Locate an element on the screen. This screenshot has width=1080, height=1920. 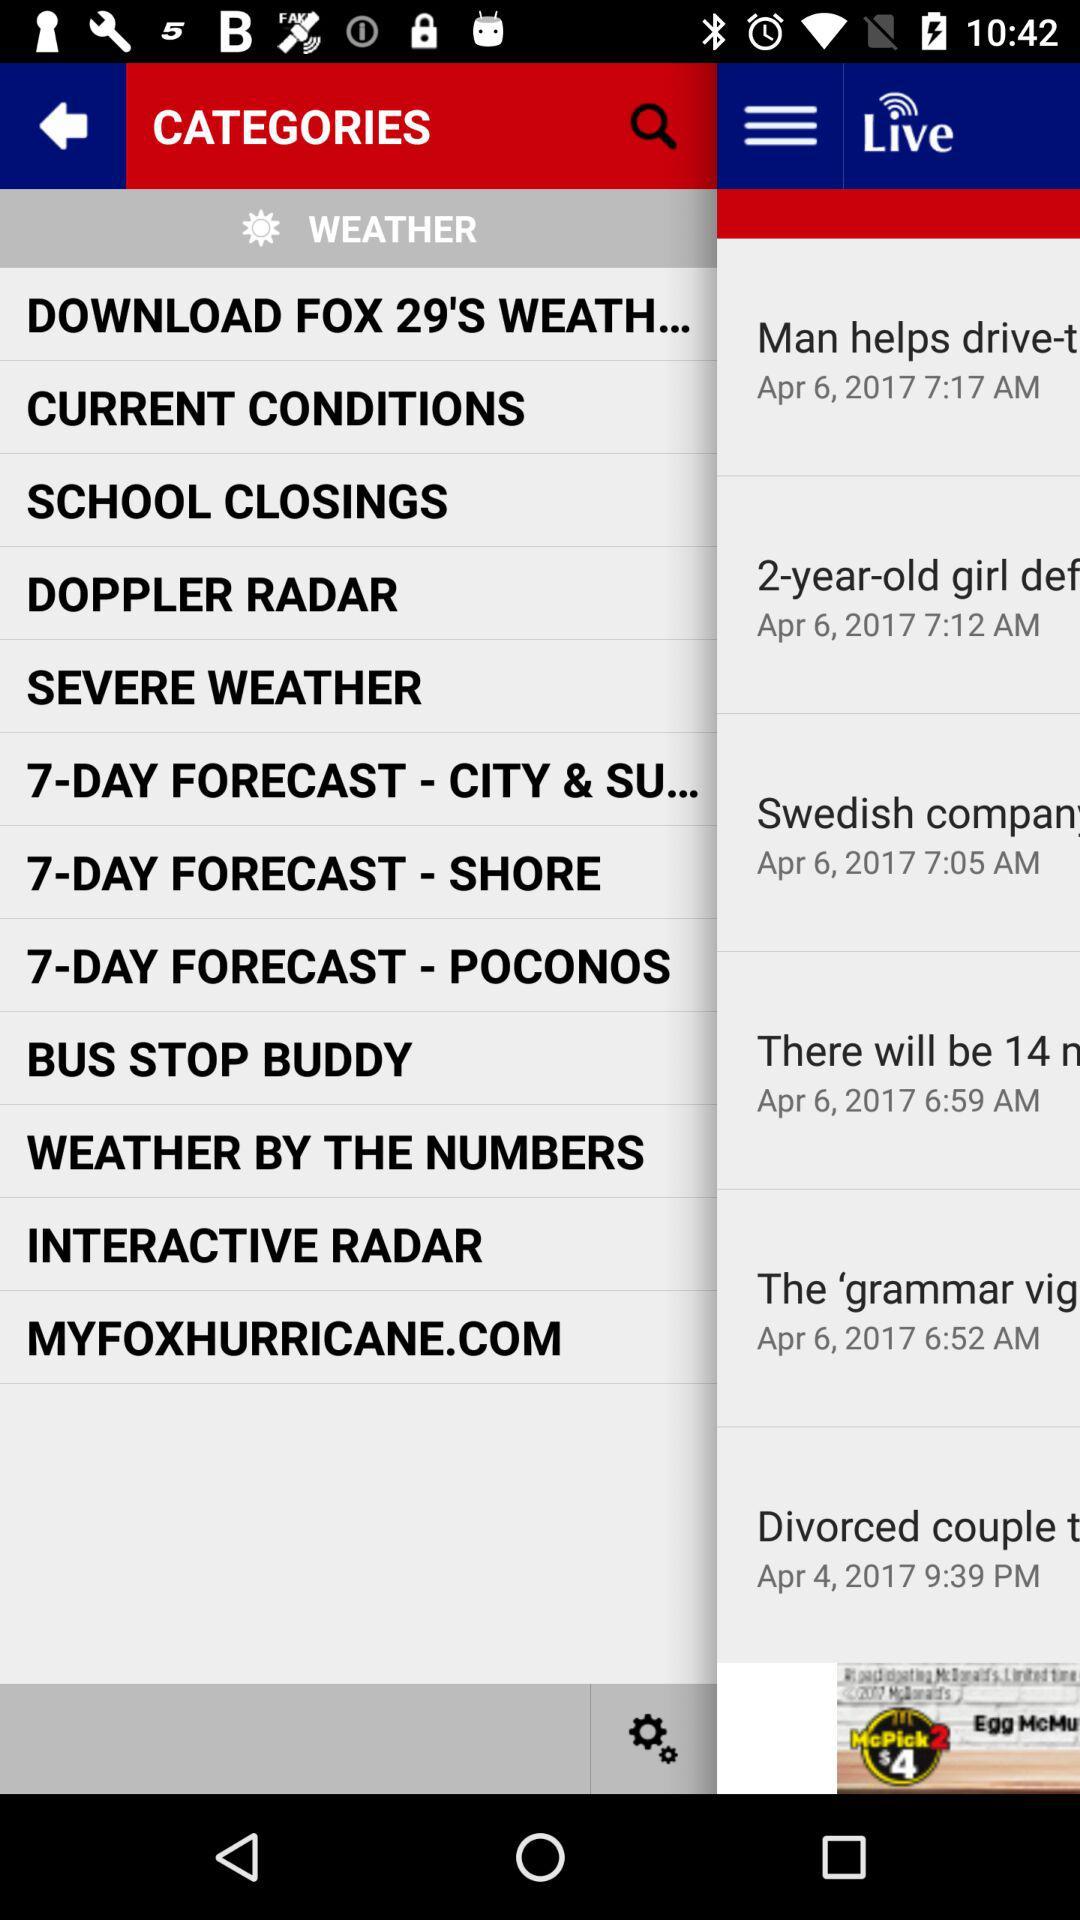
live broadcast is located at coordinates (906, 124).